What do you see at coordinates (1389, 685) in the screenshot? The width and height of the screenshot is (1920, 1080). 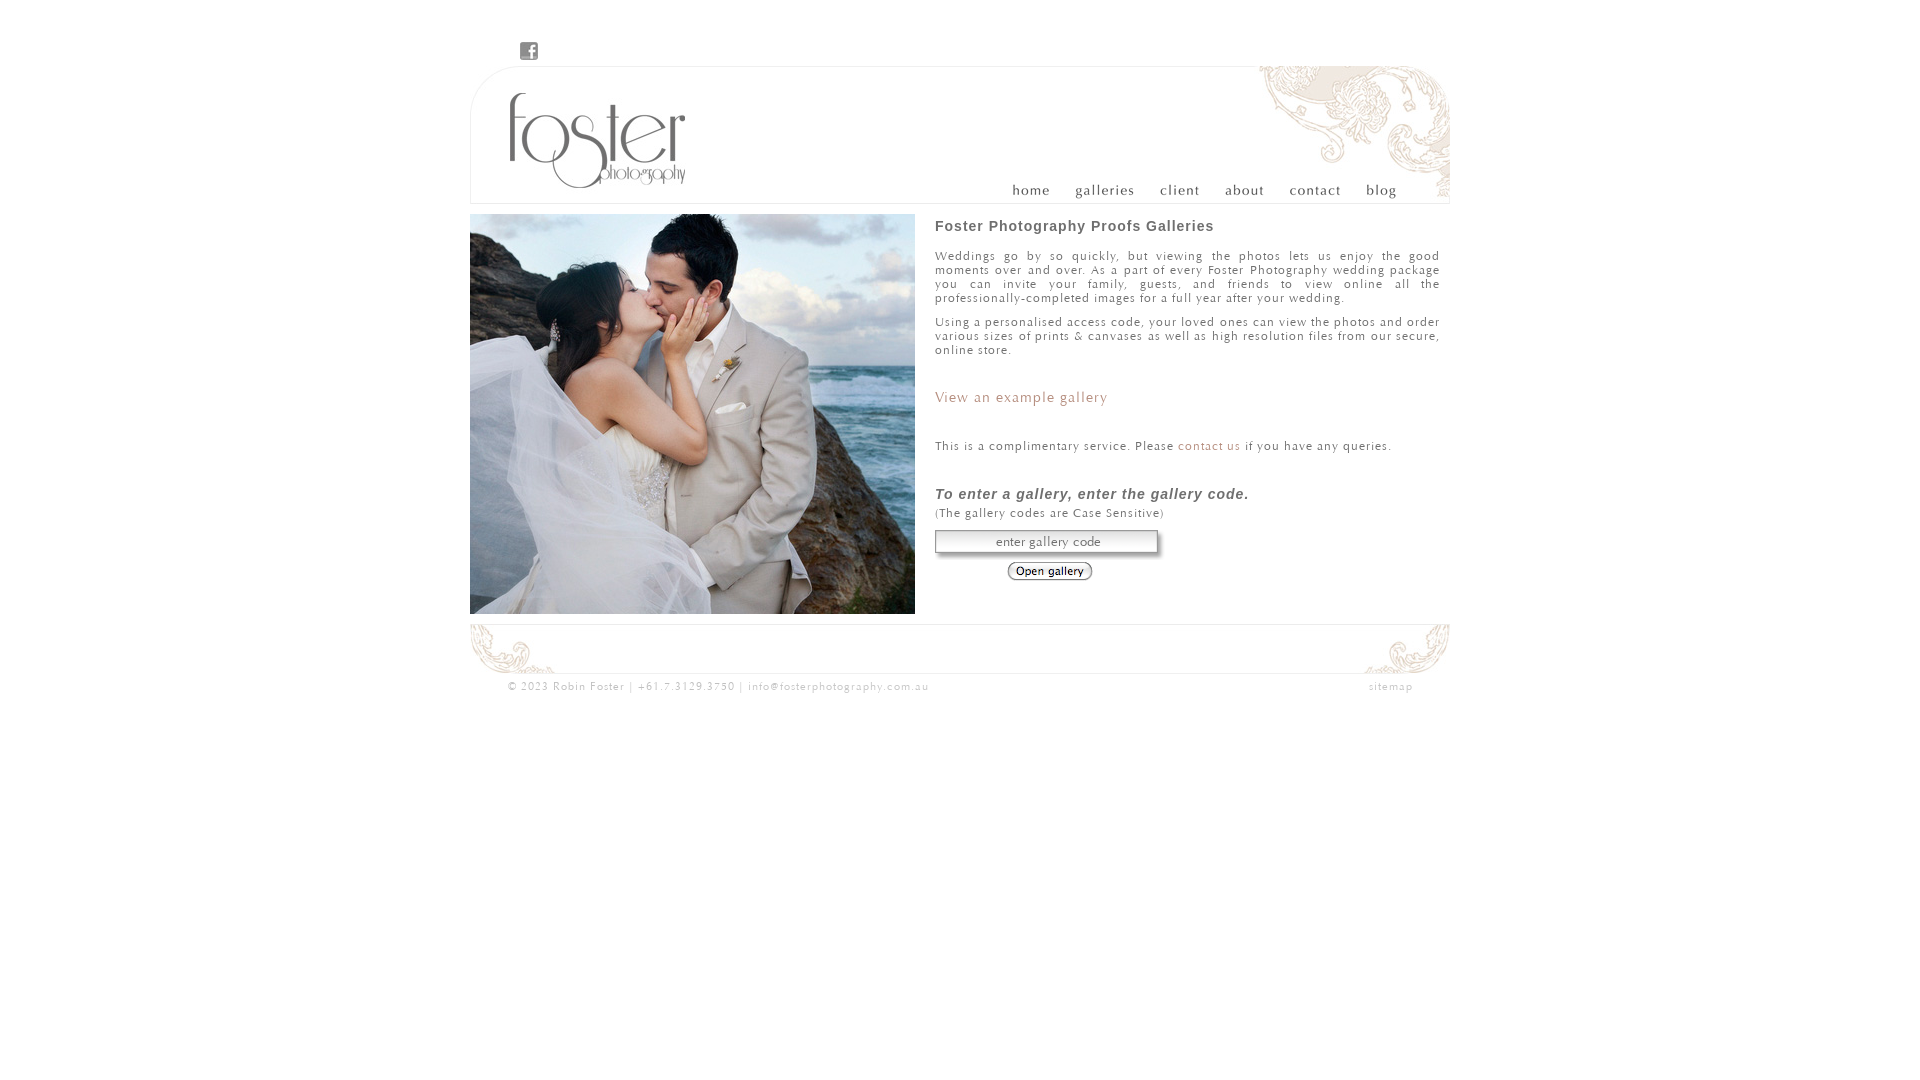 I see `'sitemap'` at bounding box center [1389, 685].